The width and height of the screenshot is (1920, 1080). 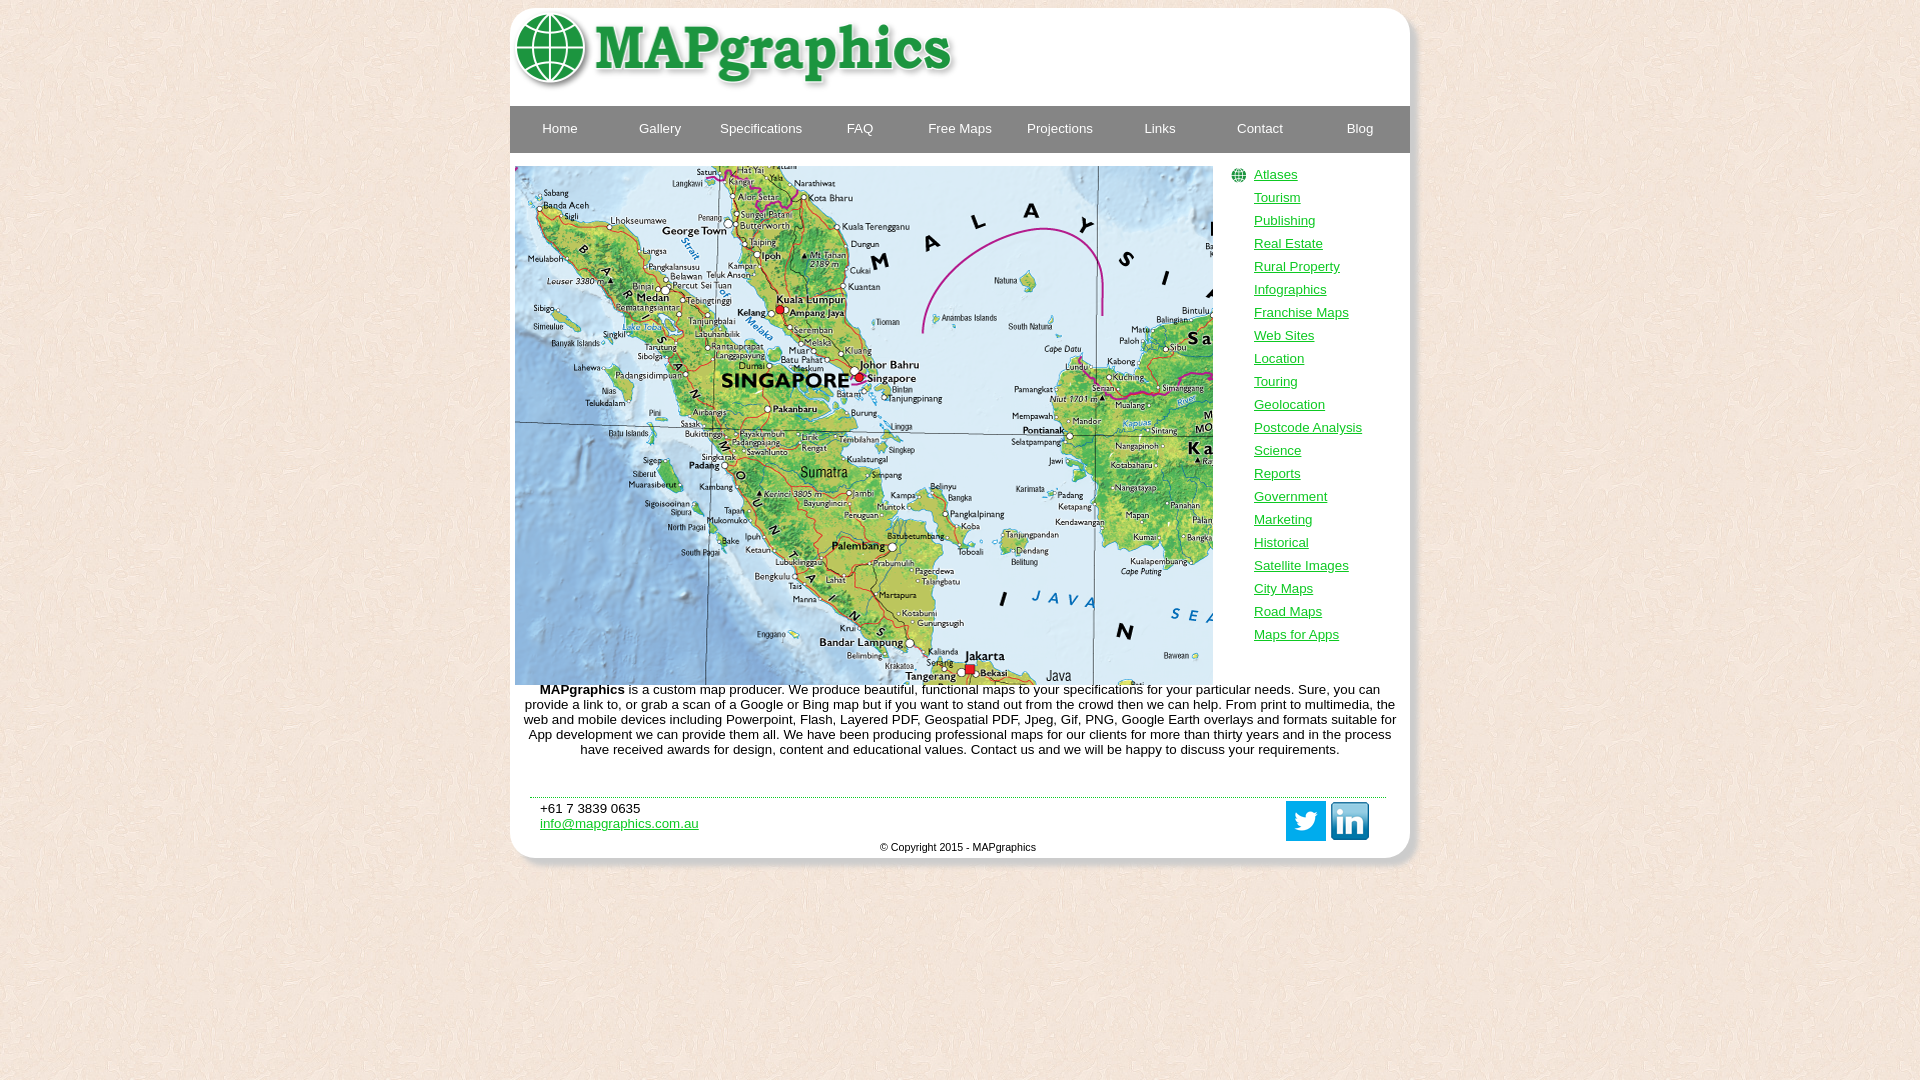 I want to click on 'Specifications', so click(x=758, y=129).